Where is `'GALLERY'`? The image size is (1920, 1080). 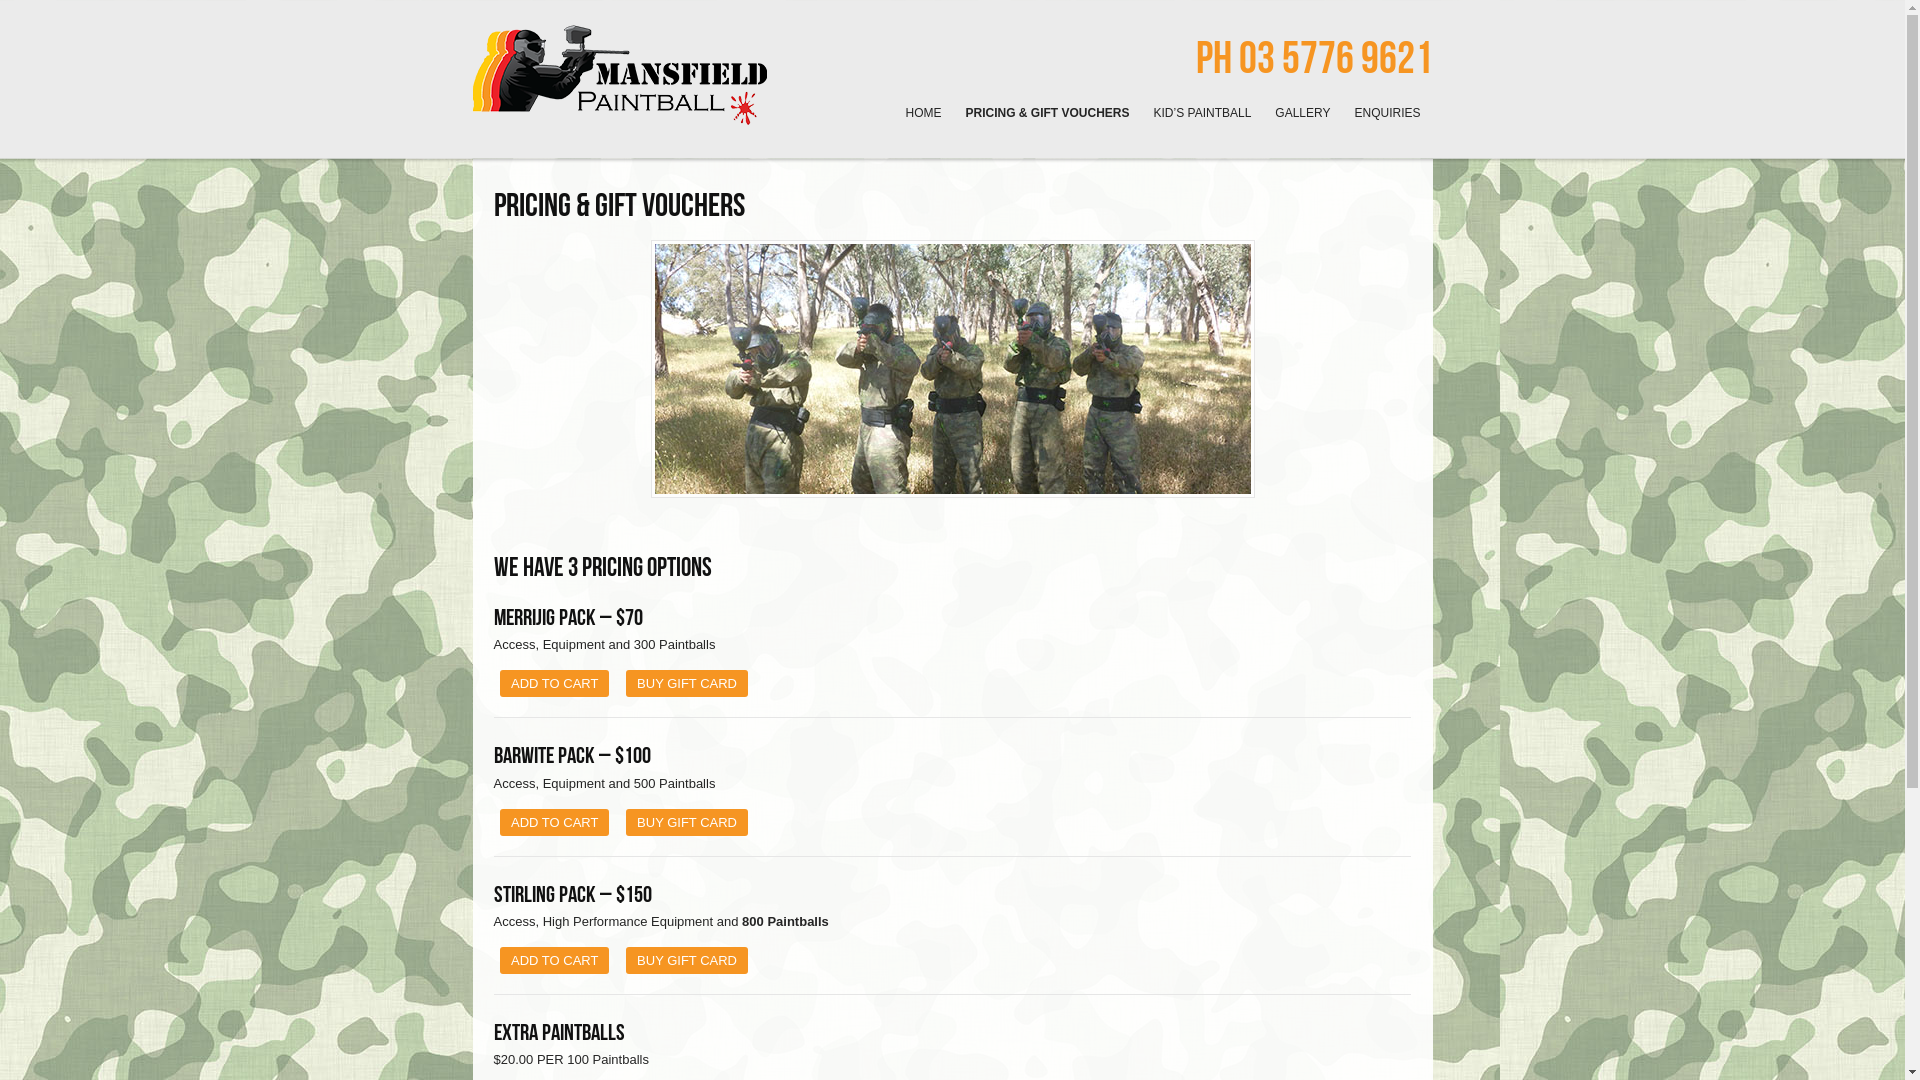 'GALLERY' is located at coordinates (1302, 112).